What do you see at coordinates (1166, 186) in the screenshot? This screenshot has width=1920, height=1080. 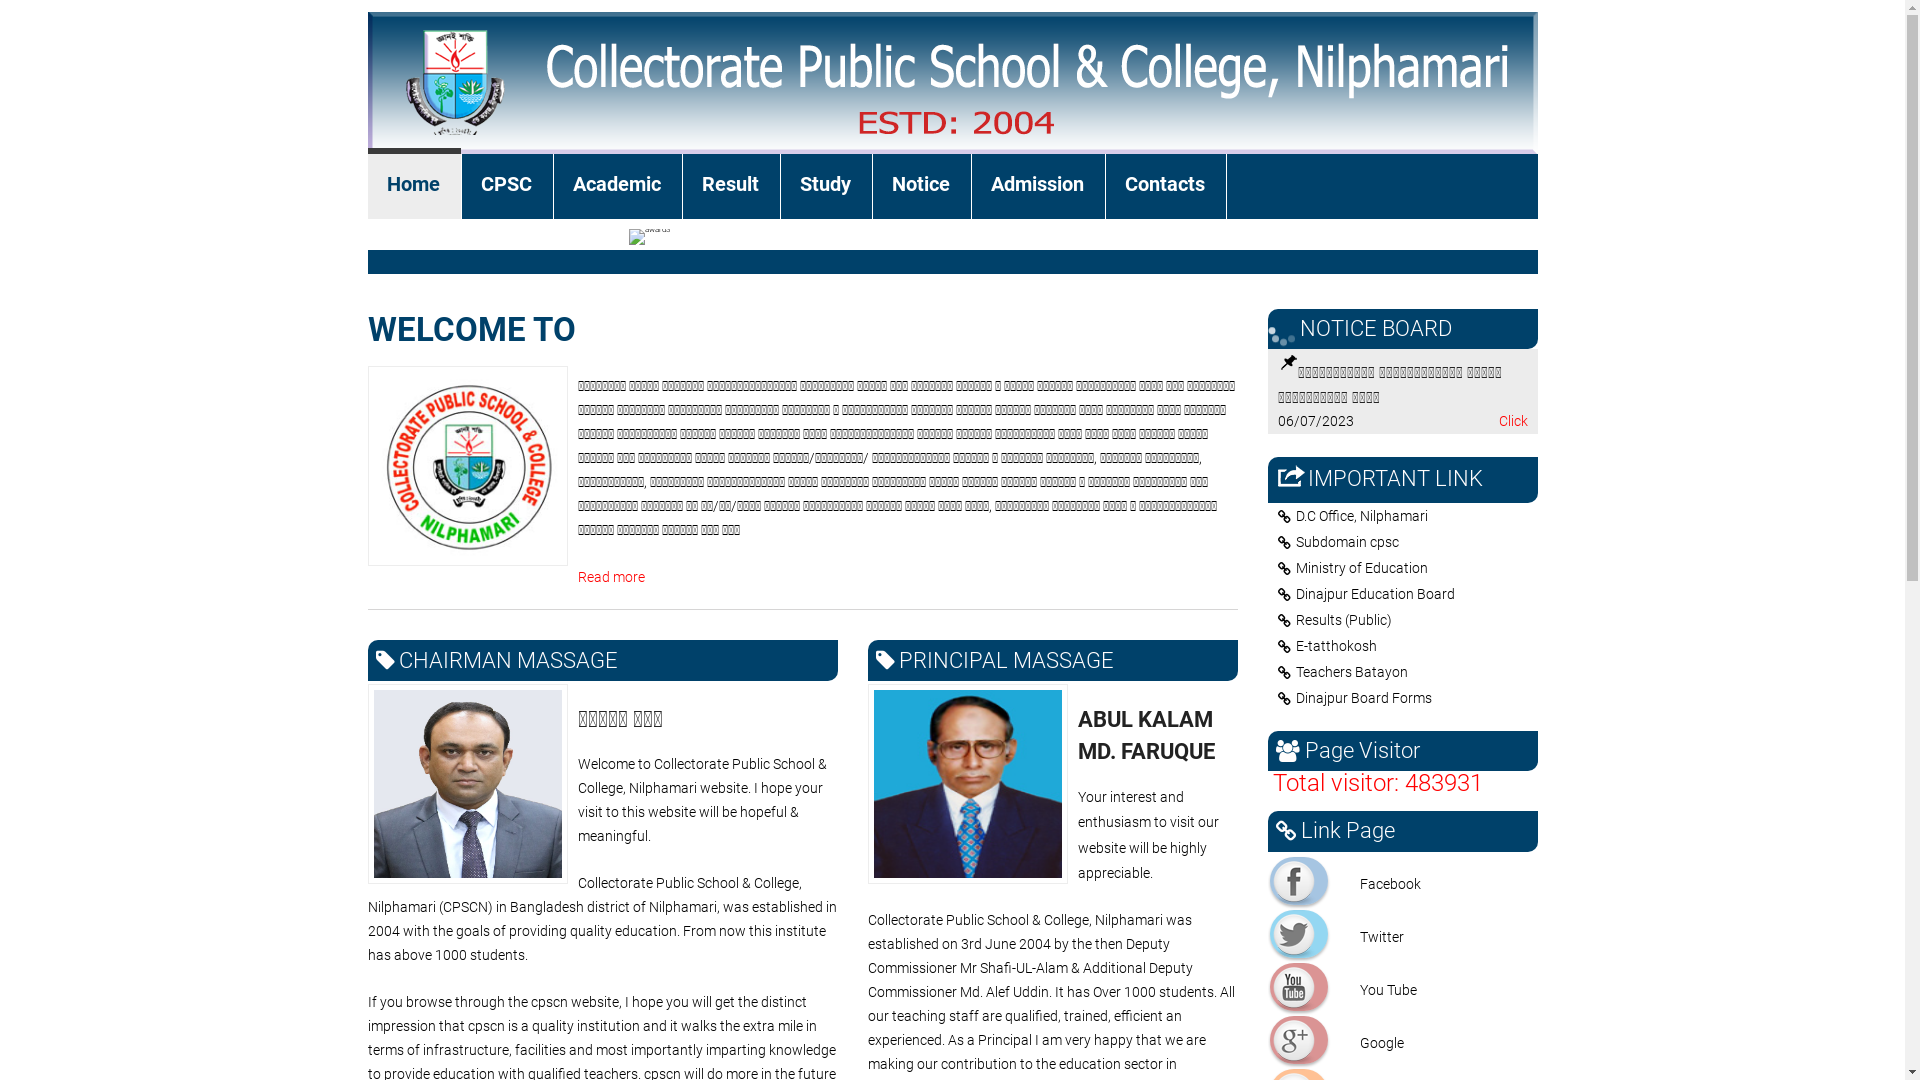 I see `'Contacts'` at bounding box center [1166, 186].